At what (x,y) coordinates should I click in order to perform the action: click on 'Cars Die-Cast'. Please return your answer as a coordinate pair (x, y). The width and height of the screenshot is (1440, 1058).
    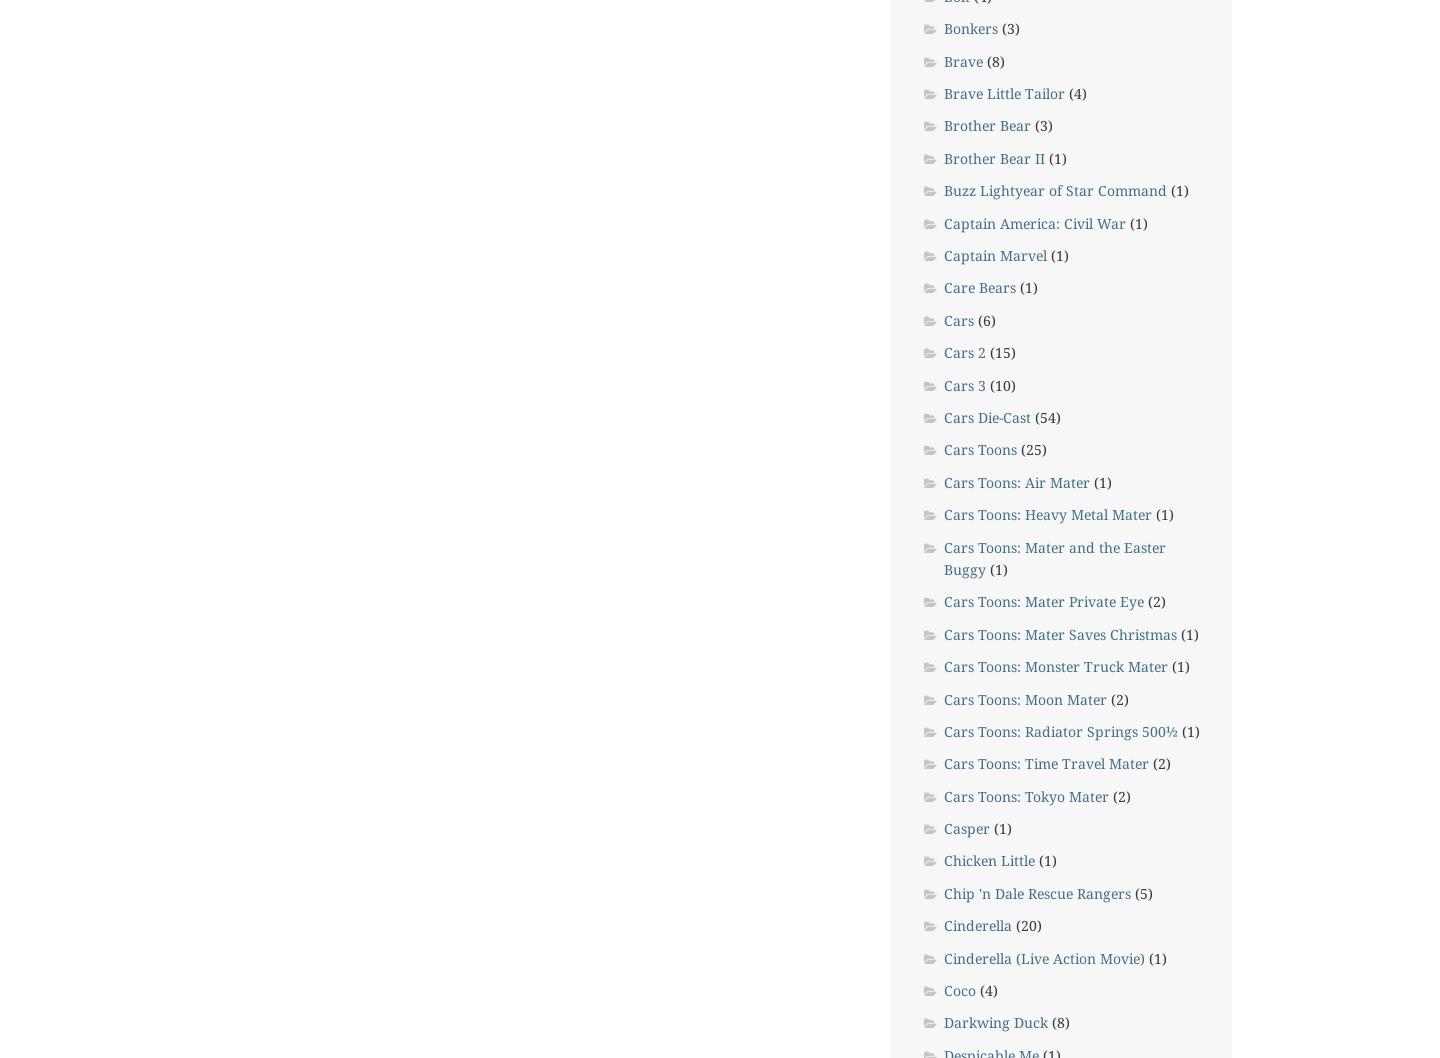
    Looking at the image, I should click on (985, 417).